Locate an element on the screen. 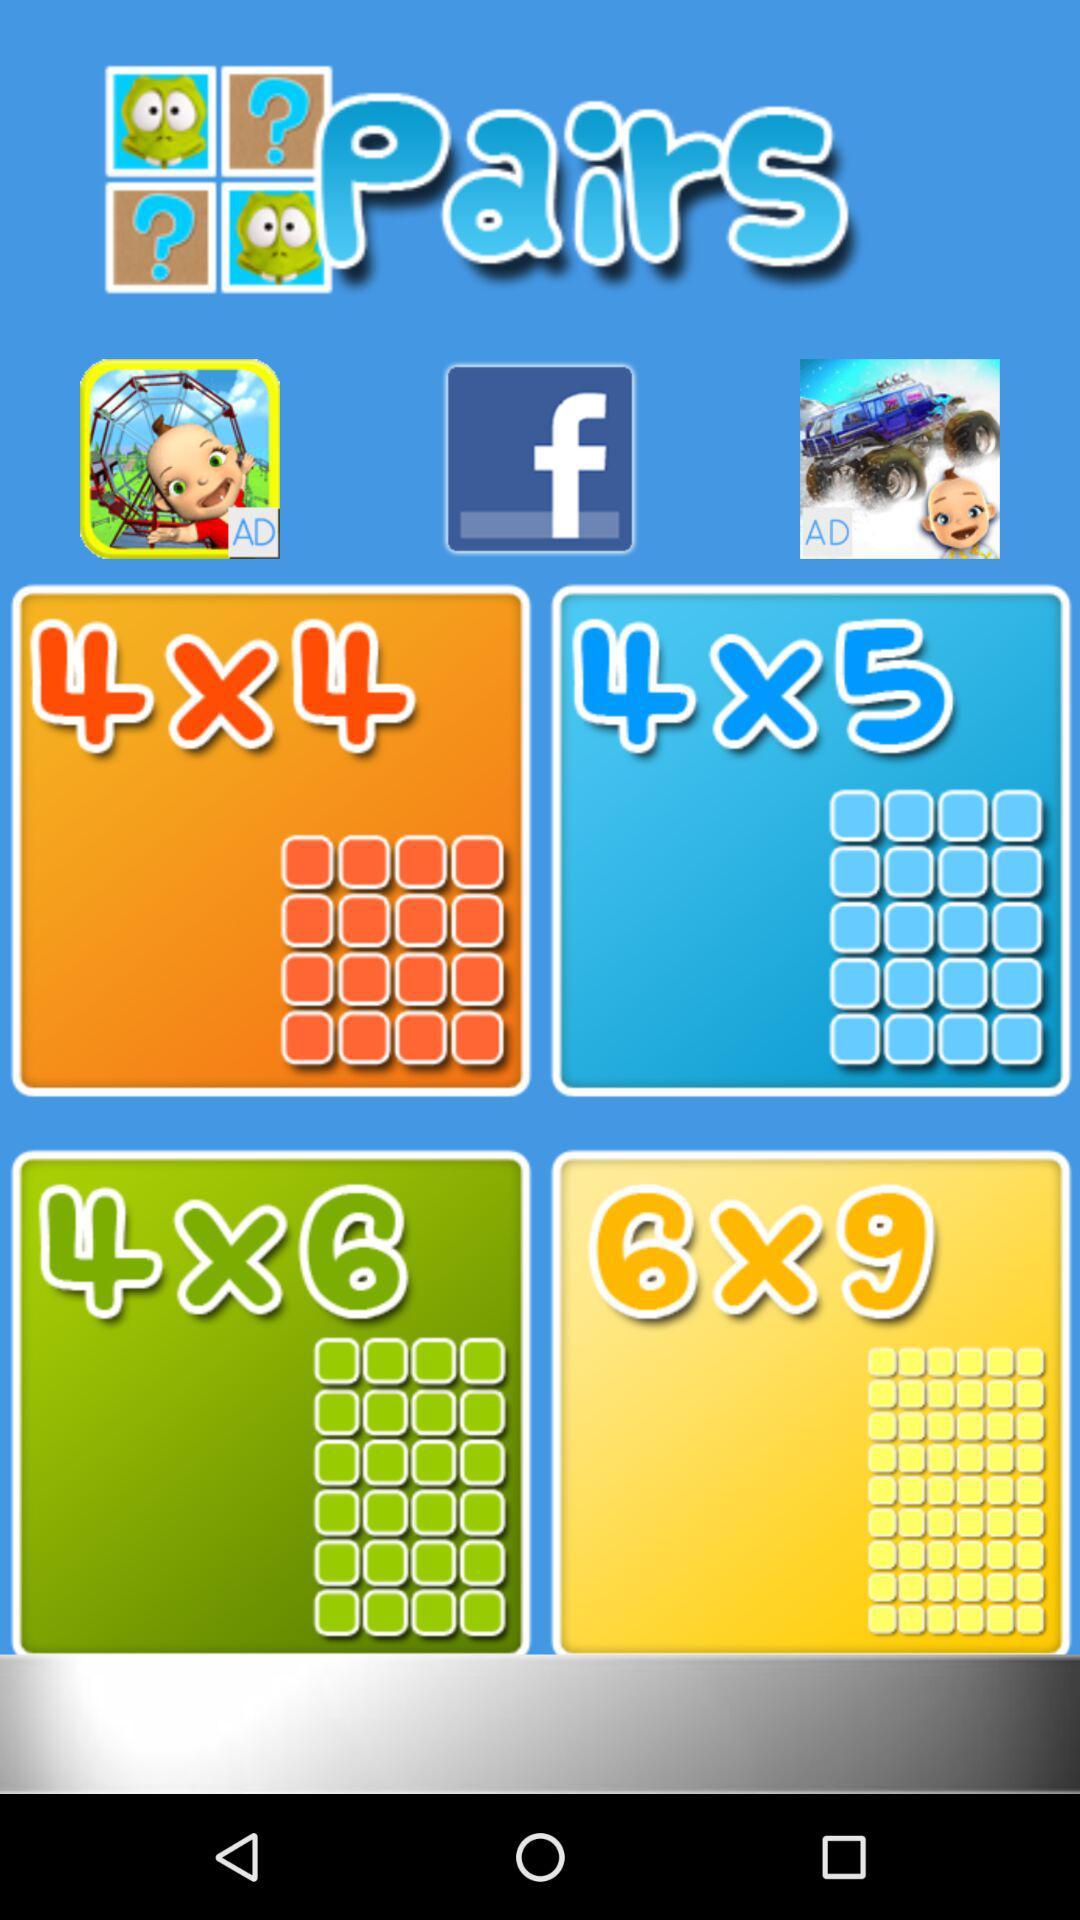  play option is located at coordinates (270, 1405).